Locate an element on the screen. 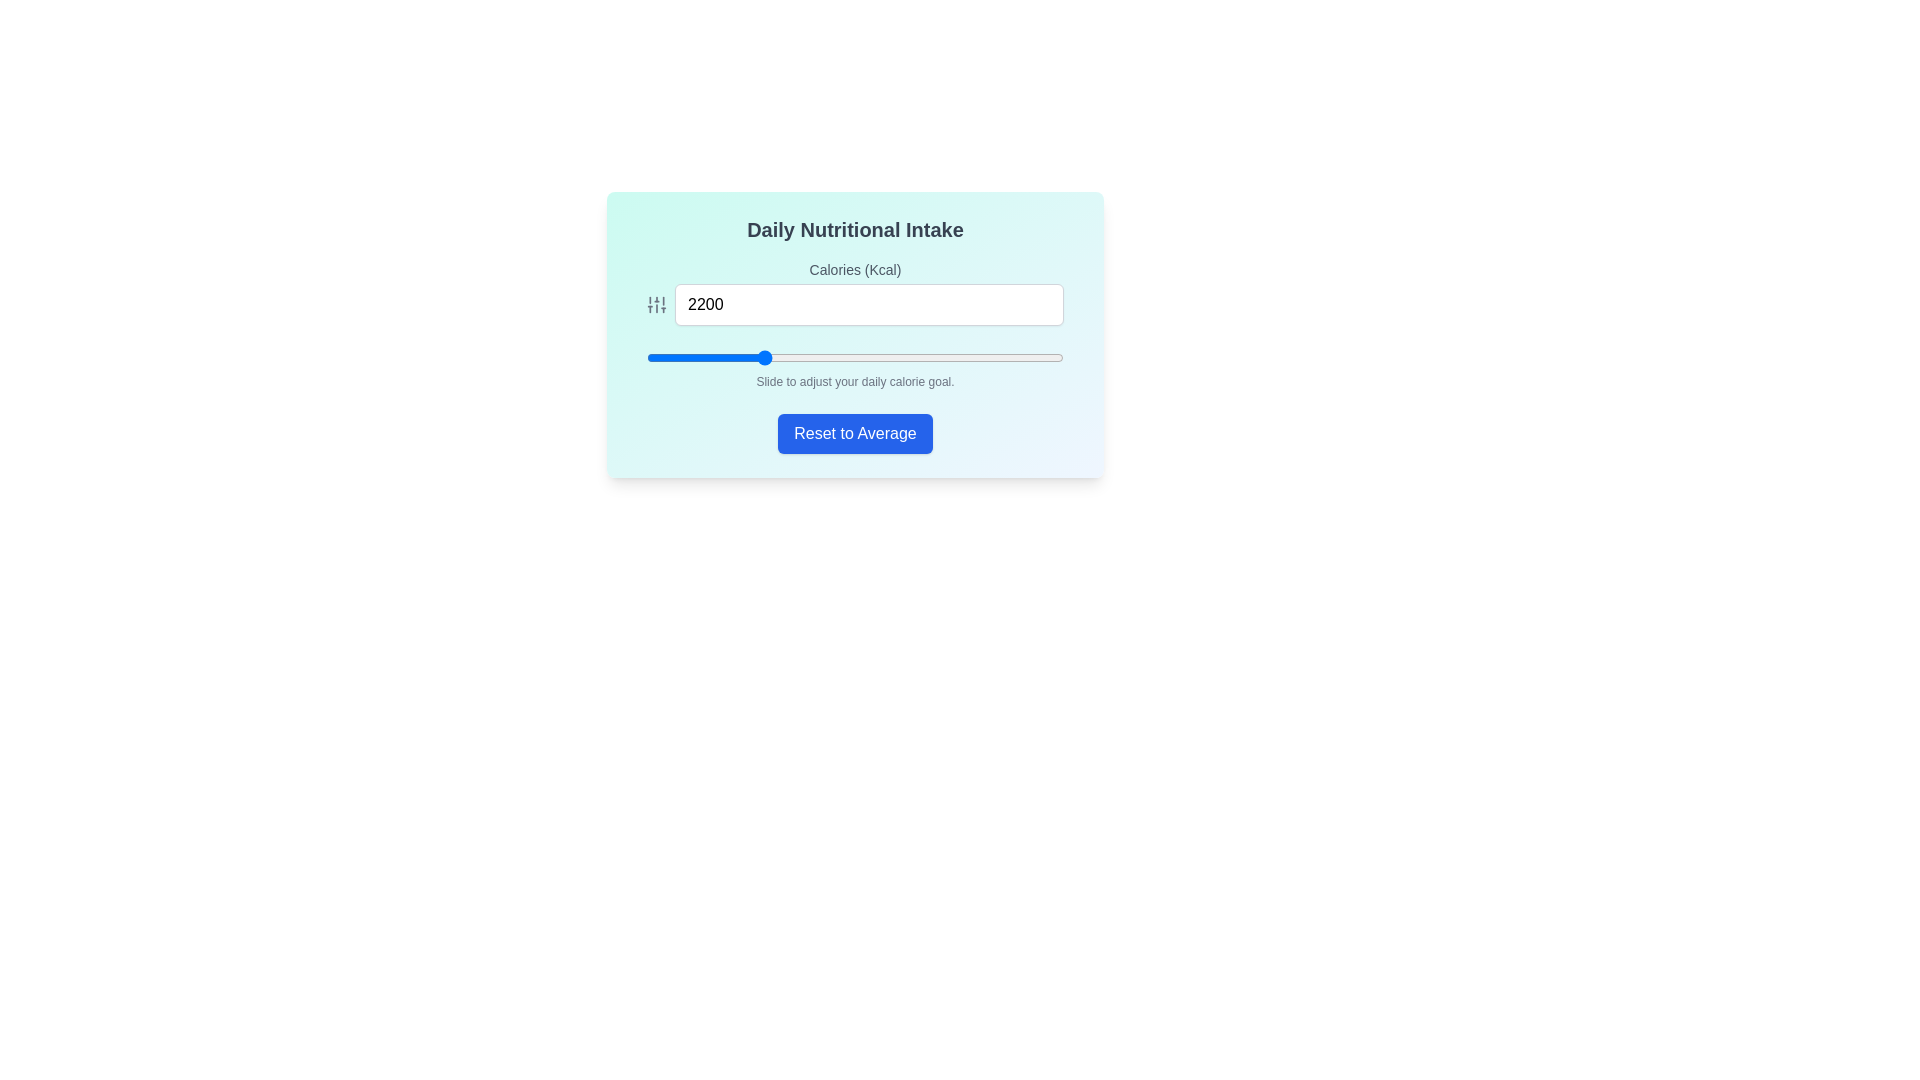 This screenshot has width=1920, height=1080. daily calorie intake goal is located at coordinates (1002, 357).